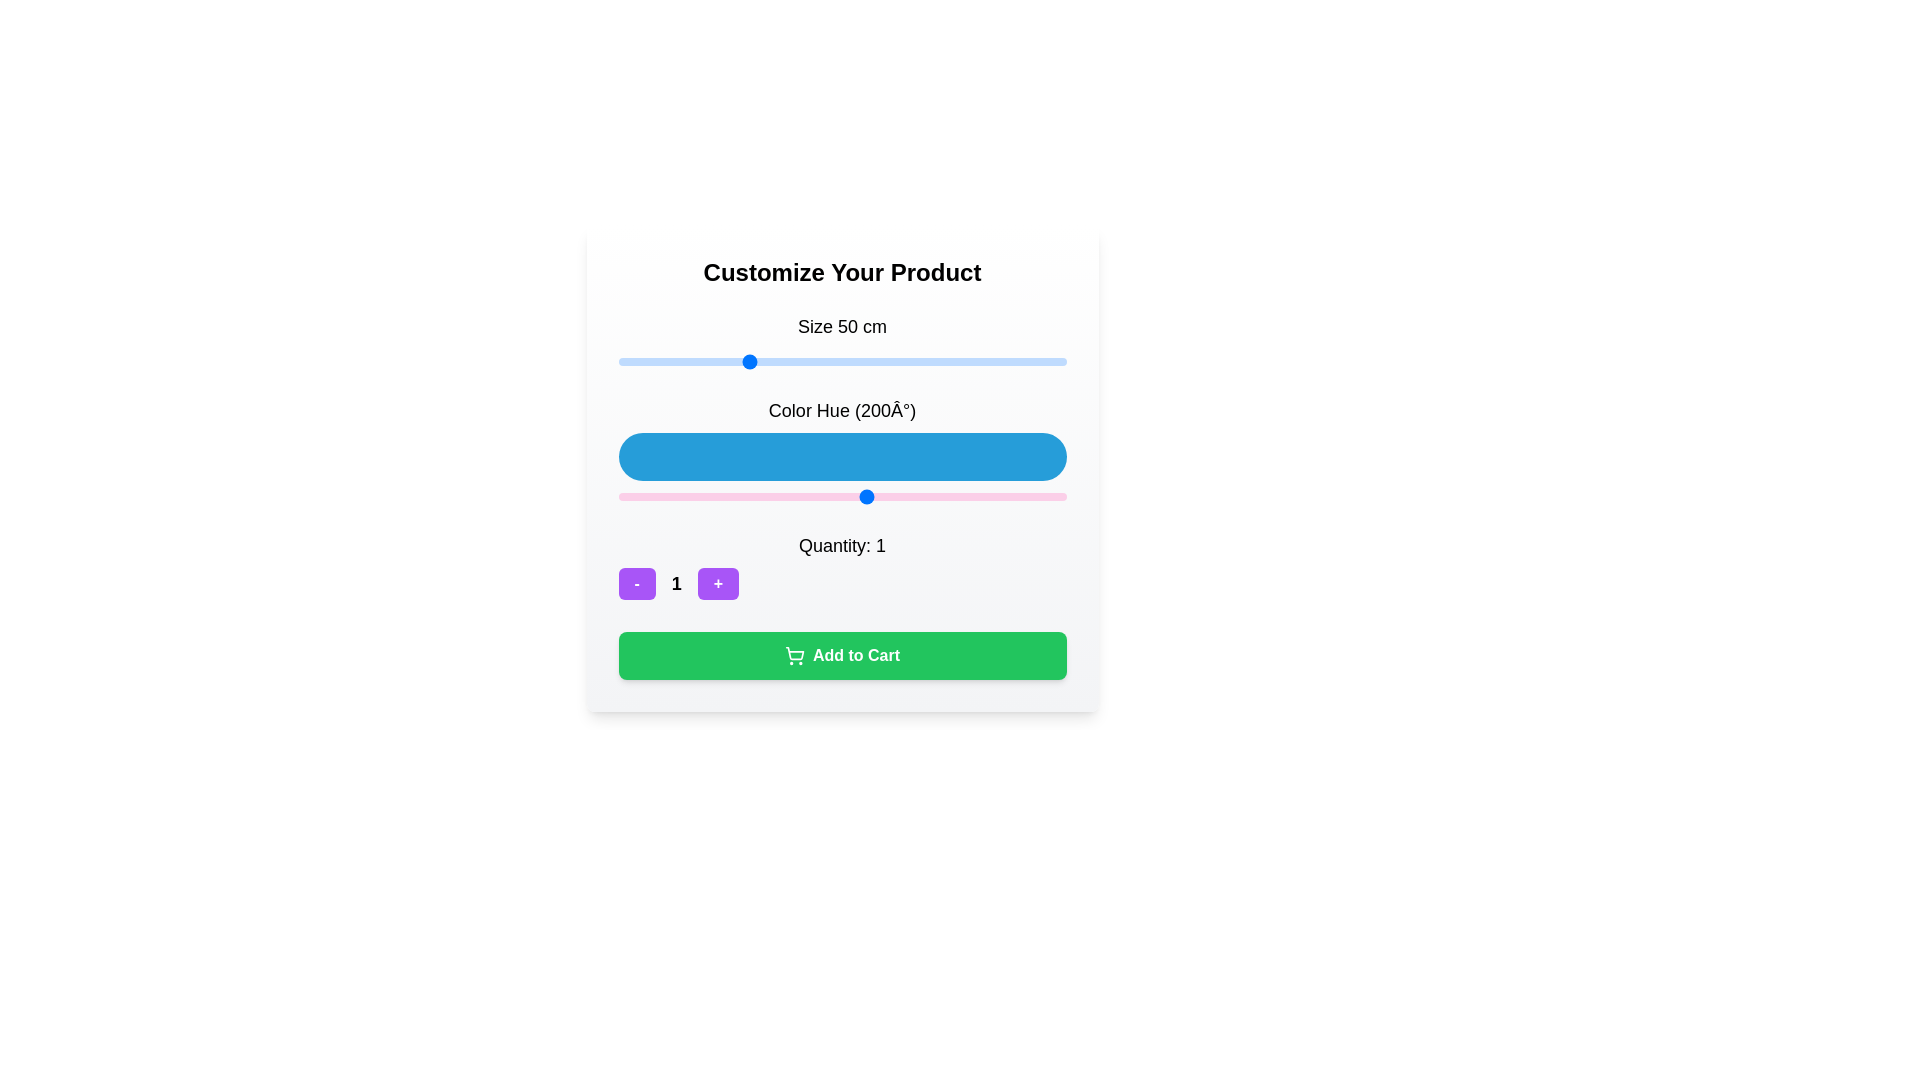 This screenshot has width=1920, height=1080. What do you see at coordinates (842, 465) in the screenshot?
I see `the interactive slider component labeled '(200°)'` at bounding box center [842, 465].